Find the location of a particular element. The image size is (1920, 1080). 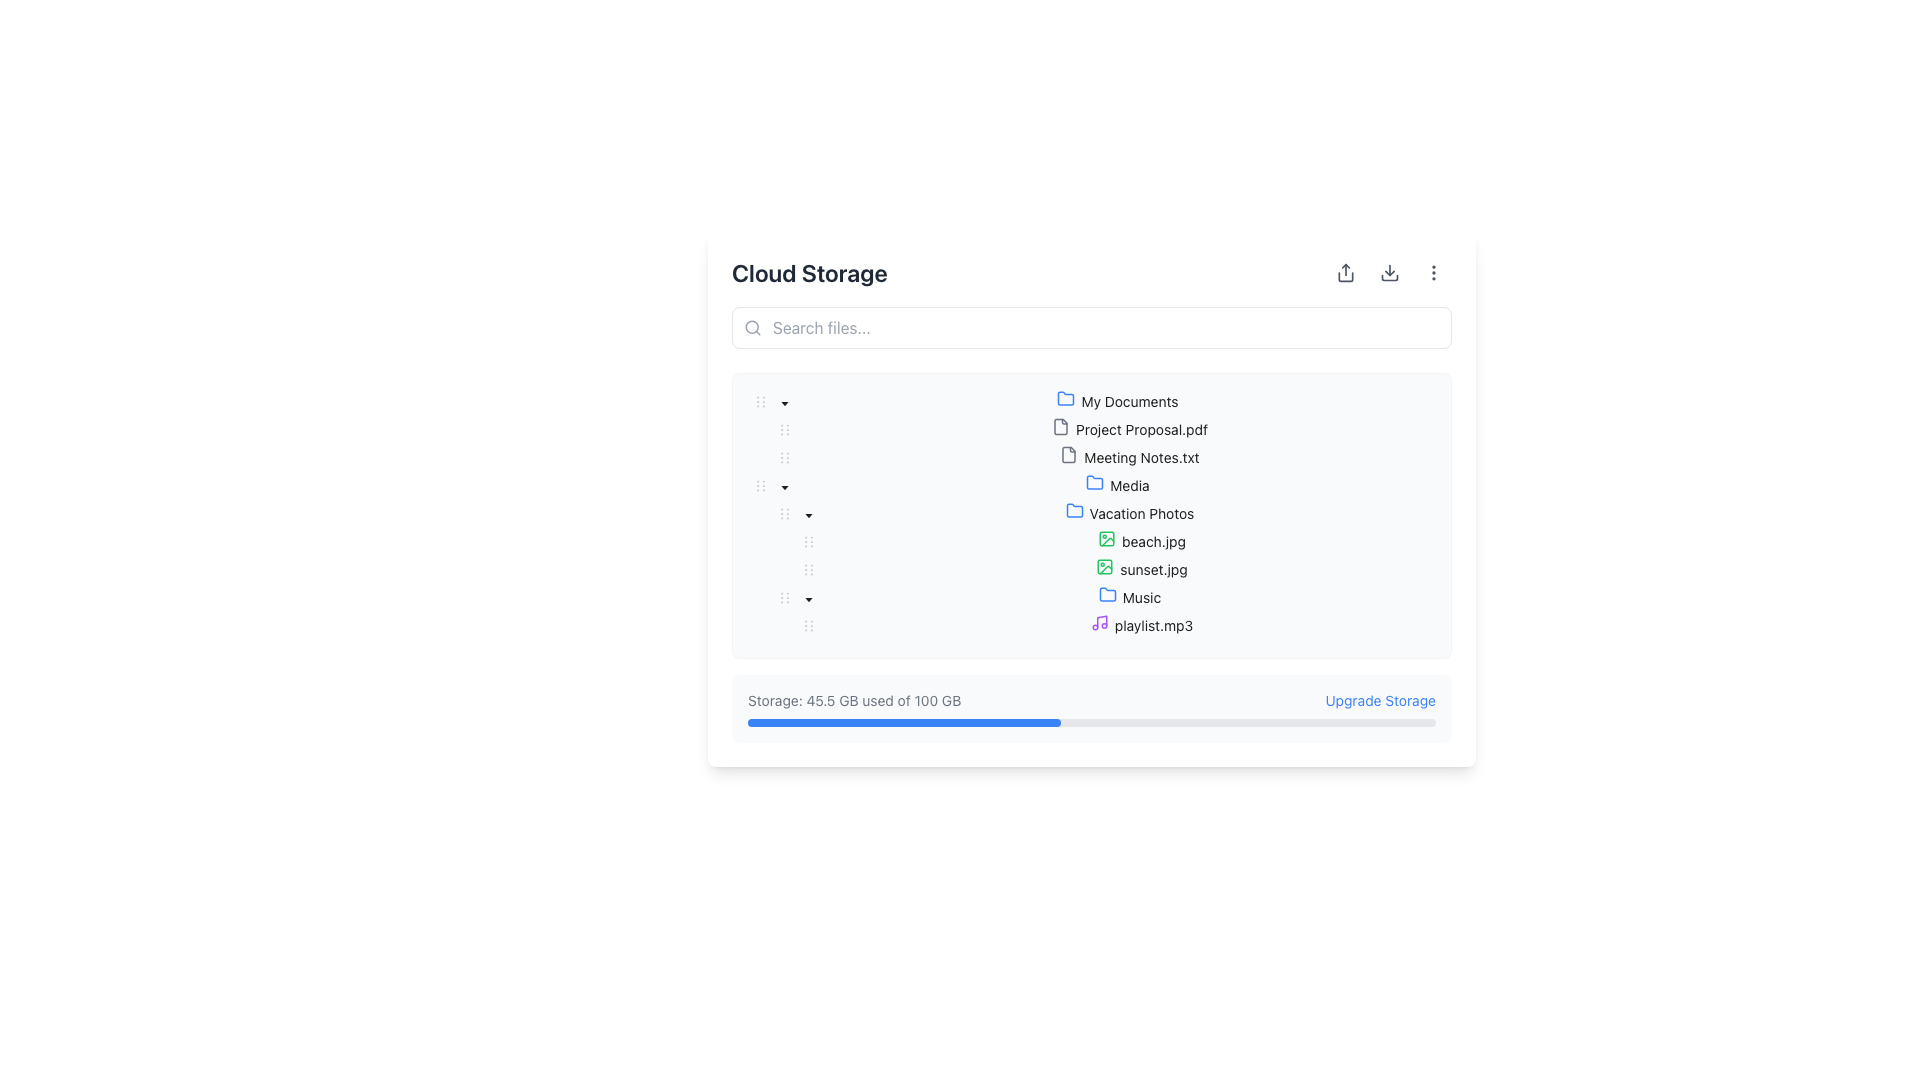

the first icon button with an upward arrow symbolizing 'share' located at the top-right corner of the UI is located at coordinates (1345, 273).